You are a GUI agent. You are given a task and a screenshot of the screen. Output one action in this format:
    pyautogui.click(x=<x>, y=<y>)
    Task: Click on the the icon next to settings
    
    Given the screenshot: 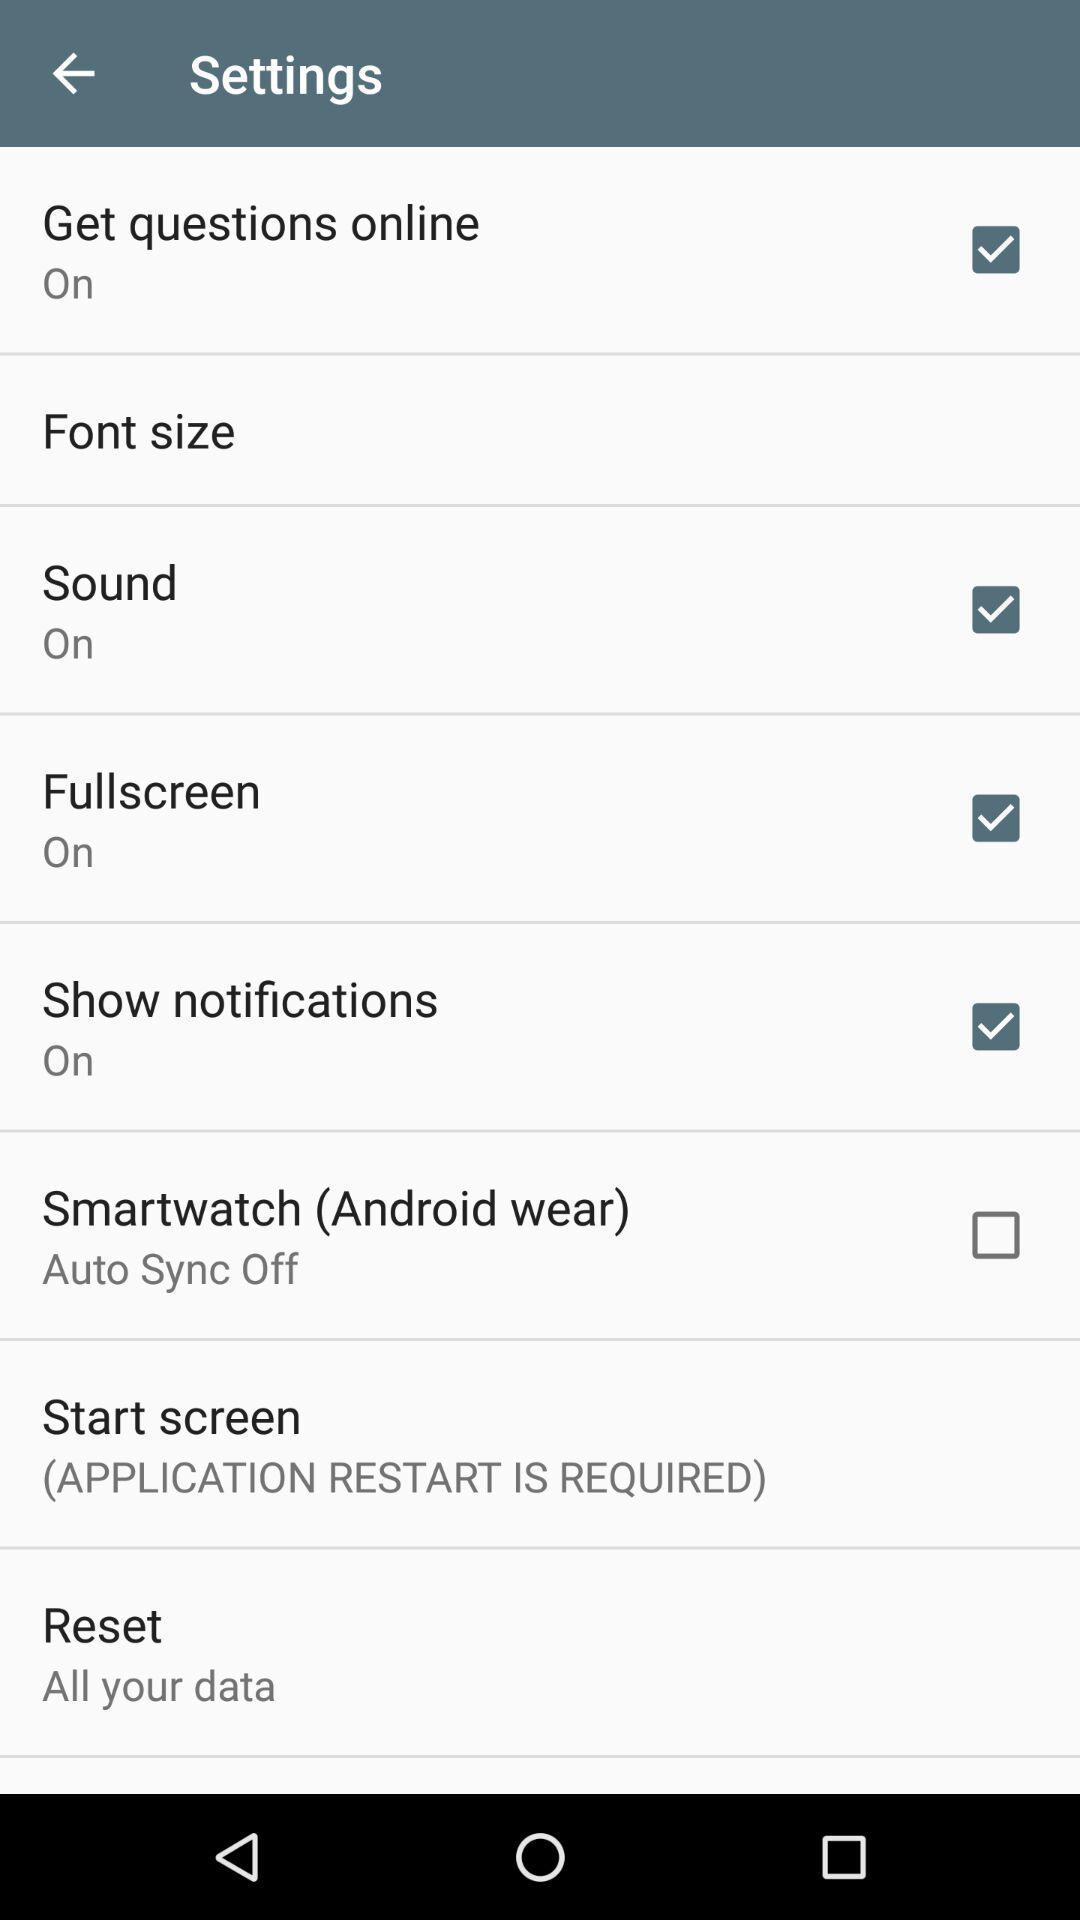 What is the action you would take?
    pyautogui.click(x=72, y=73)
    